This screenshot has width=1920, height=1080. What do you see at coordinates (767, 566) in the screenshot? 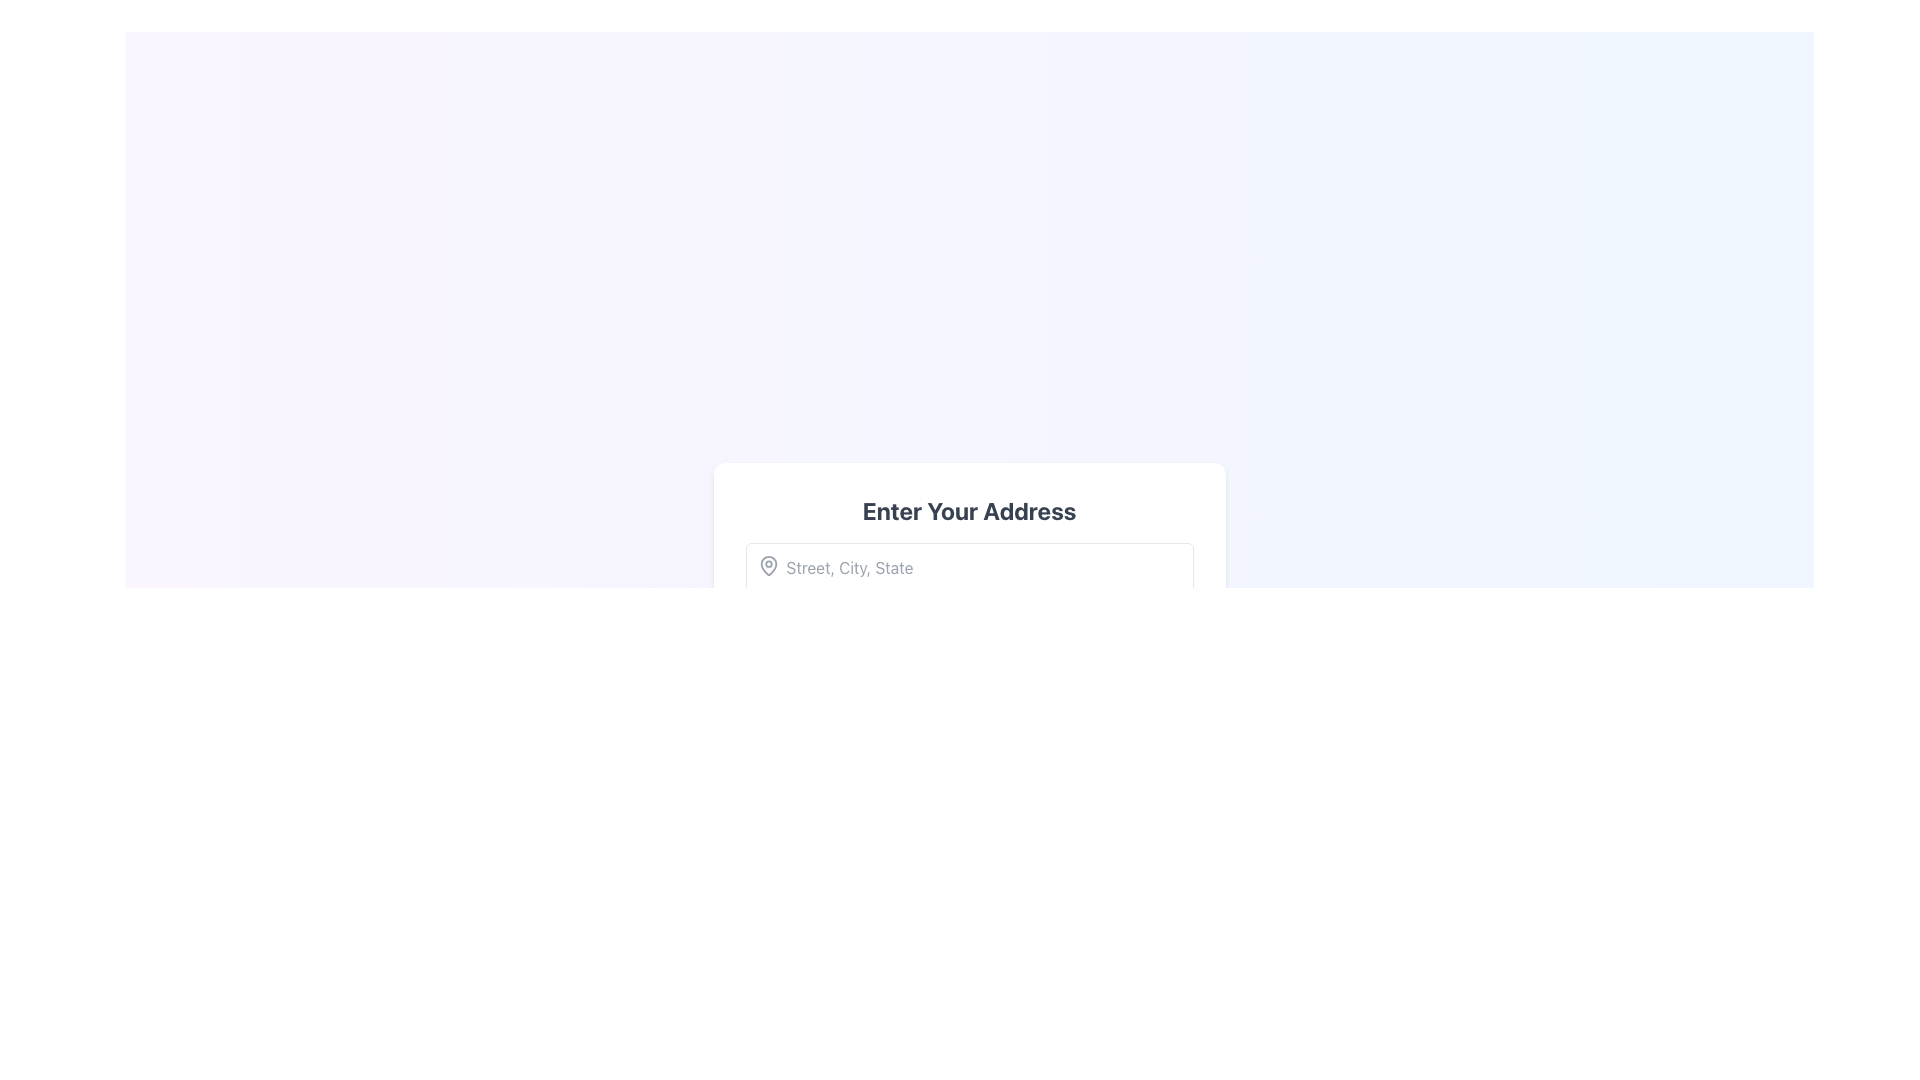
I see `the geographical location icon positioned at the top-left corner of the address input field, which visually represents location data` at bounding box center [767, 566].